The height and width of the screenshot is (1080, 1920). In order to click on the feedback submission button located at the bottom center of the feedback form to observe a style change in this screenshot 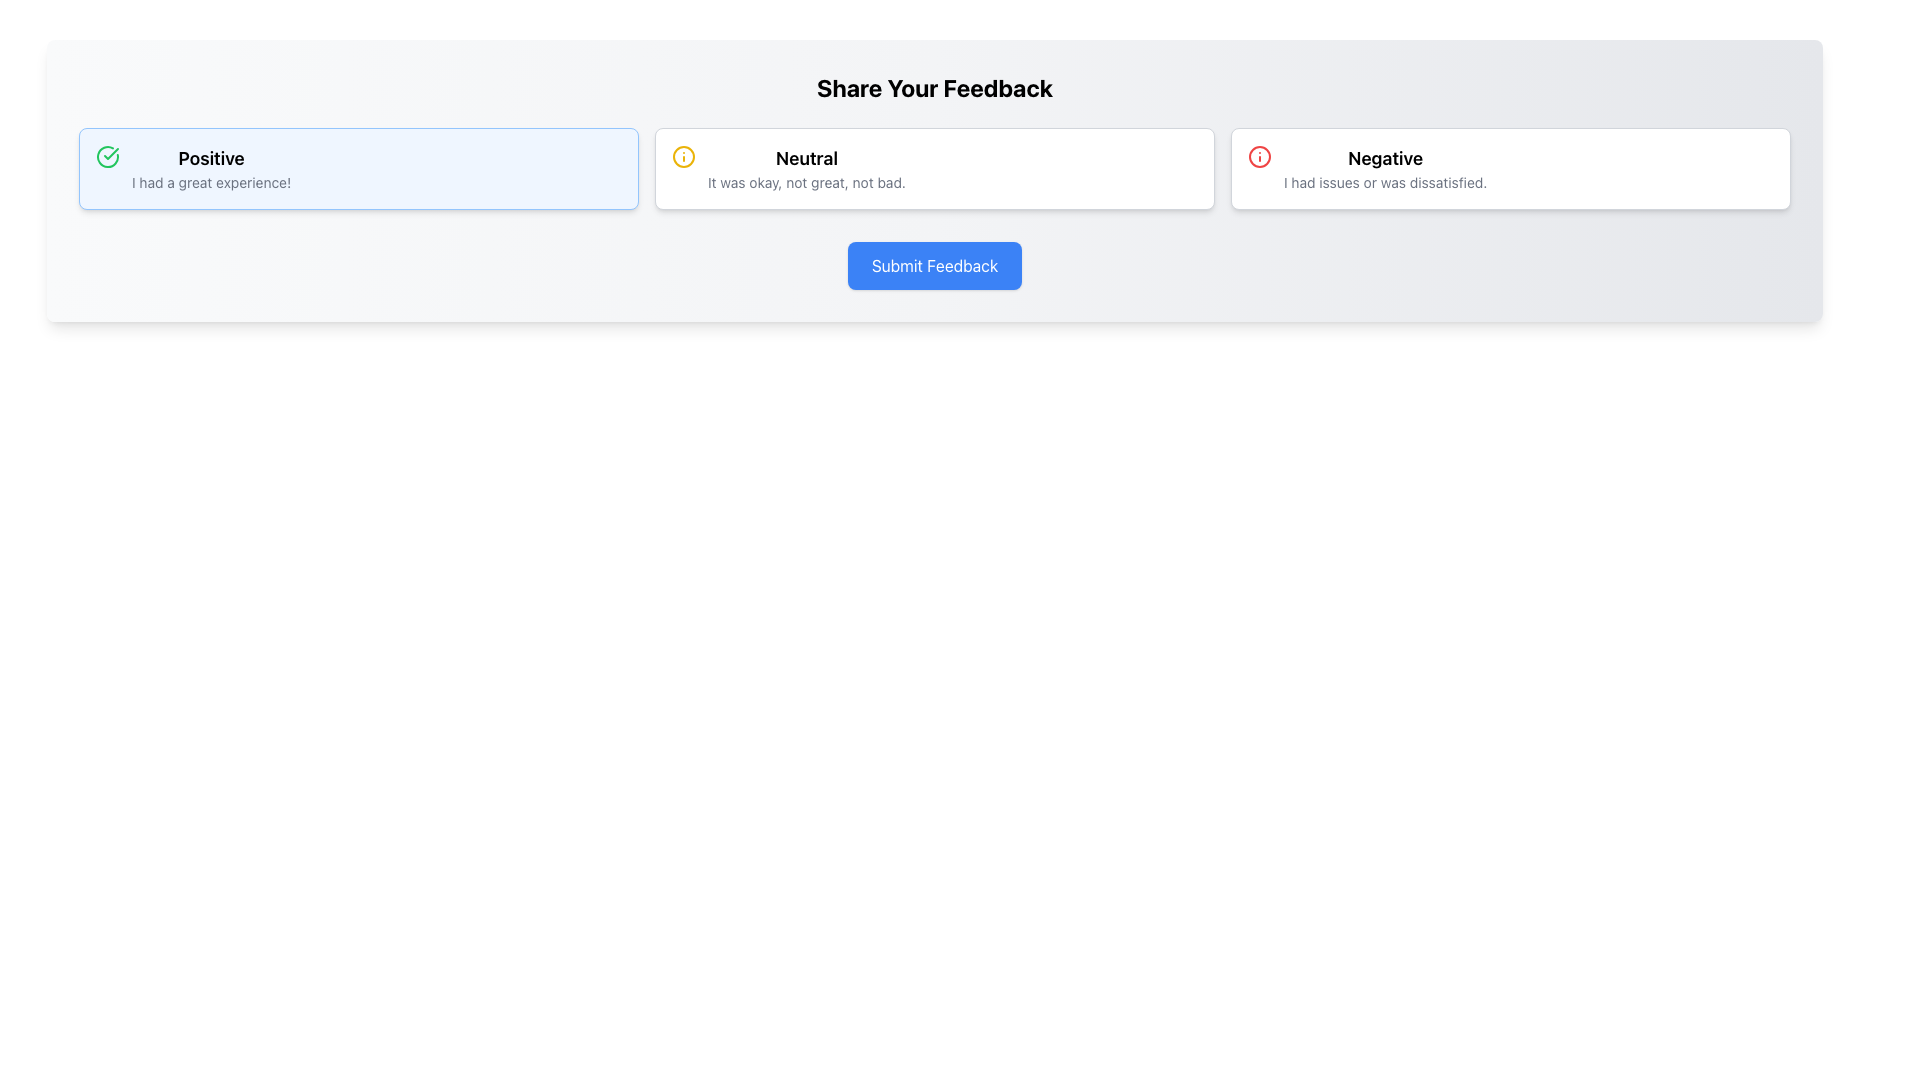, I will do `click(934, 265)`.